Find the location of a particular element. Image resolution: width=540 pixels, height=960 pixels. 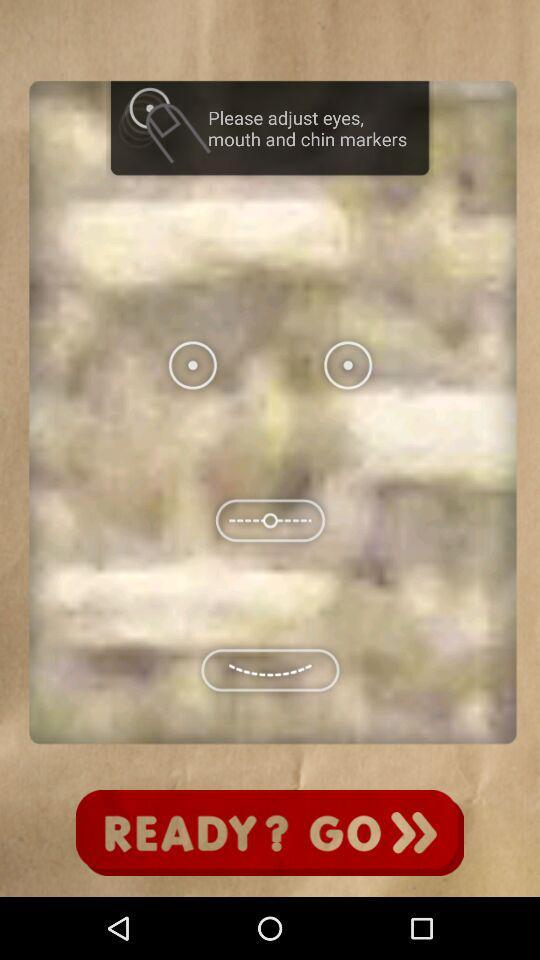

a hidden add is located at coordinates (270, 833).